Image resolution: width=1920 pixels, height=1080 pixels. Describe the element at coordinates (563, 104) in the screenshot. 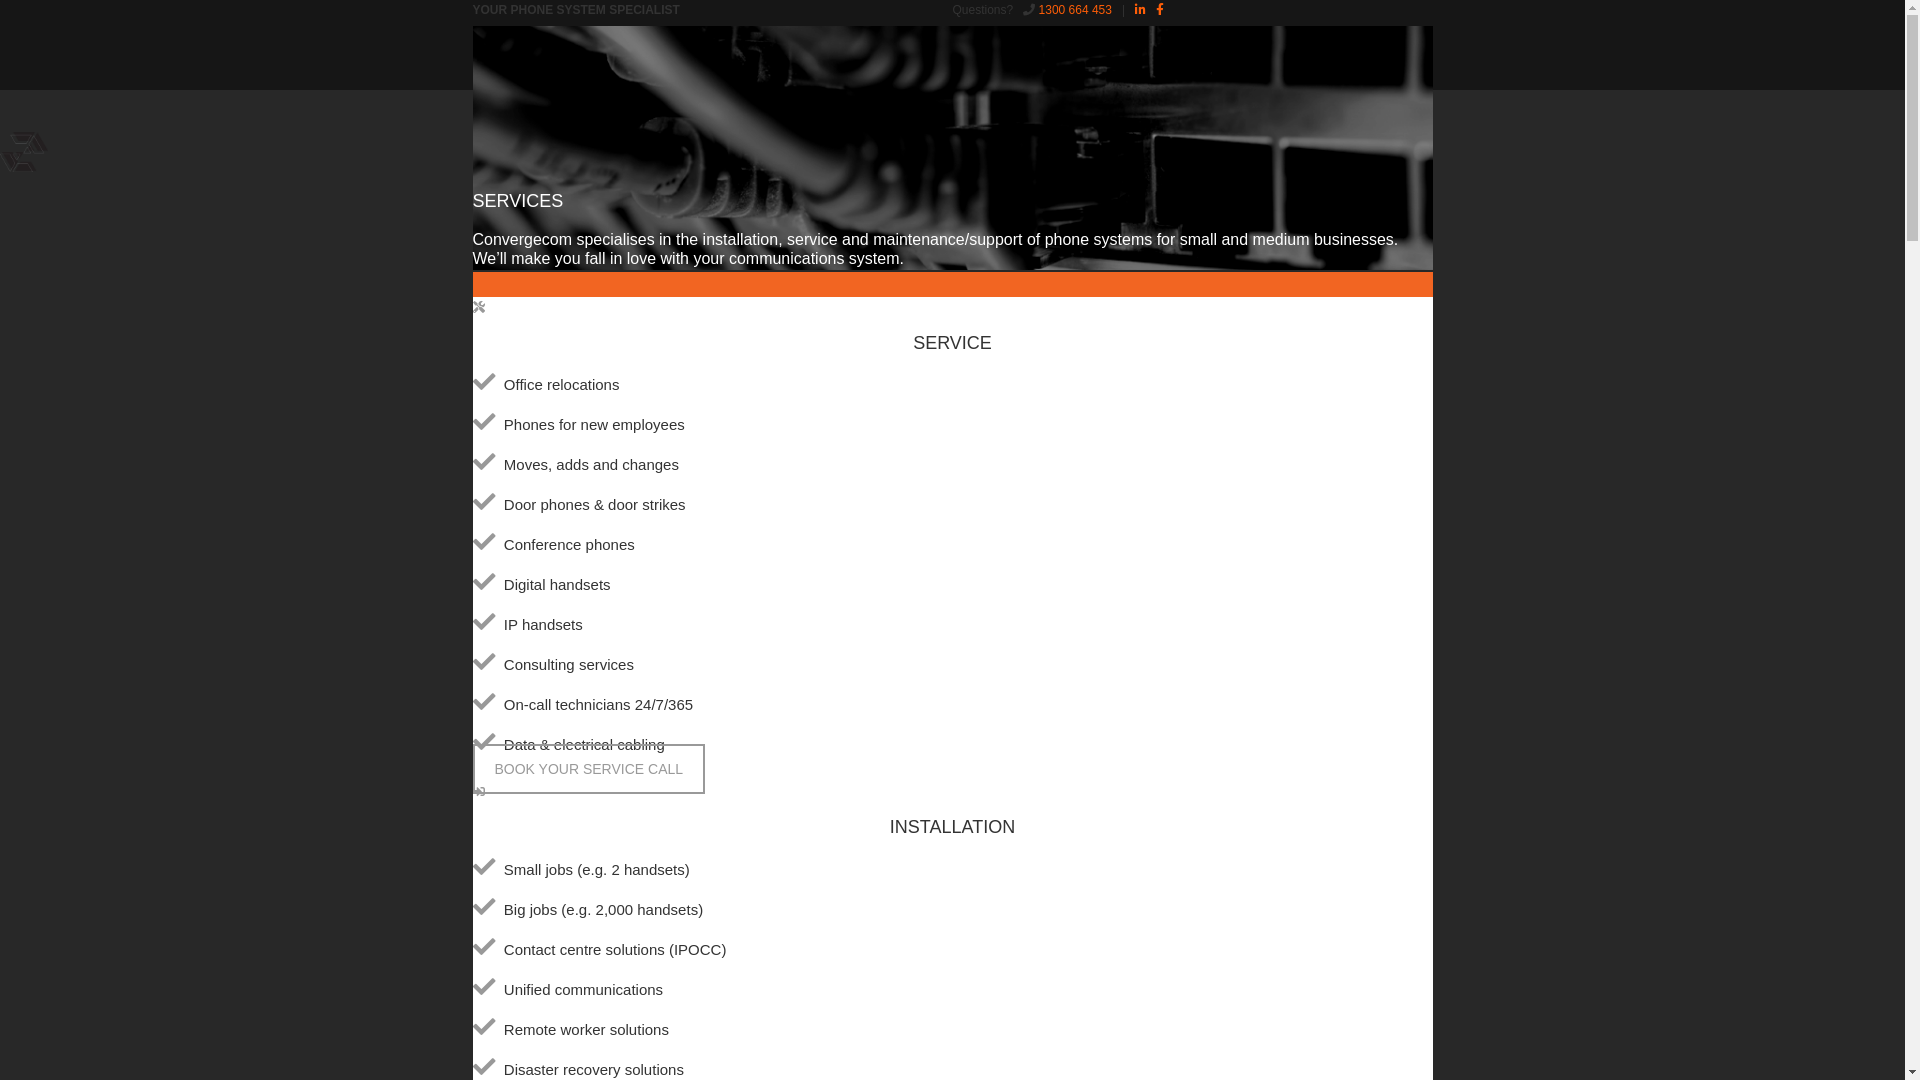

I see `'ABOUT'` at that location.